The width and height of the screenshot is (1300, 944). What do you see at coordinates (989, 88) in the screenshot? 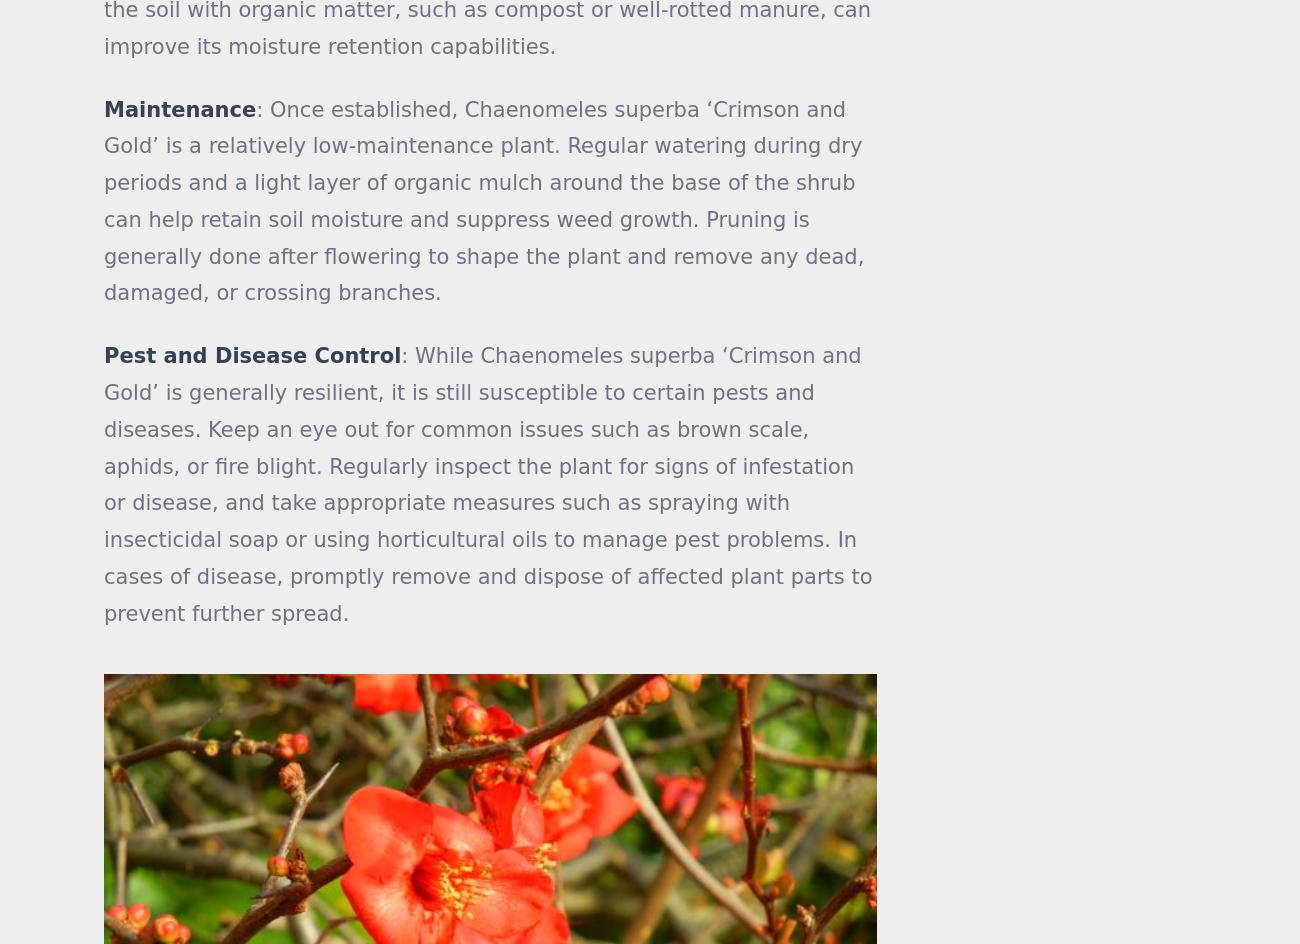
I see `'Spring'` at bounding box center [989, 88].